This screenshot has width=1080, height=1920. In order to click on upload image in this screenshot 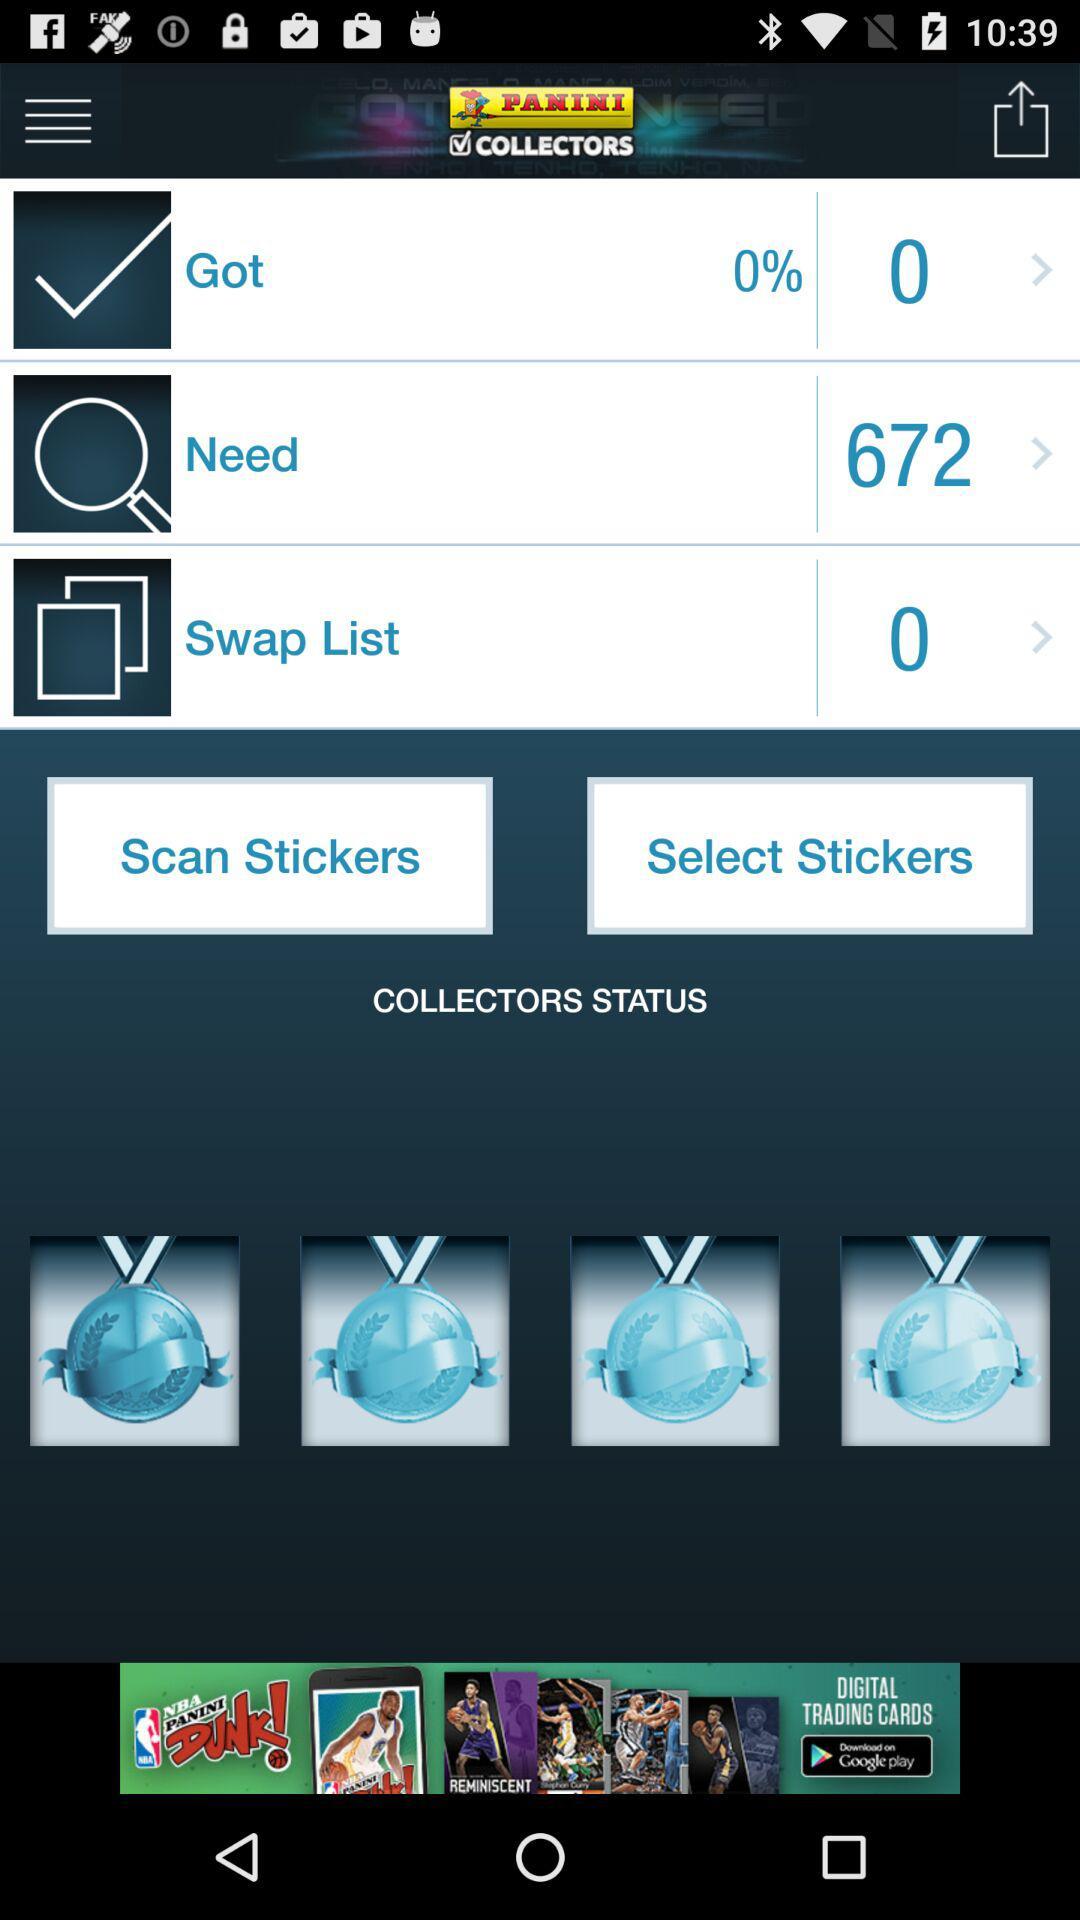, I will do `click(1021, 119)`.